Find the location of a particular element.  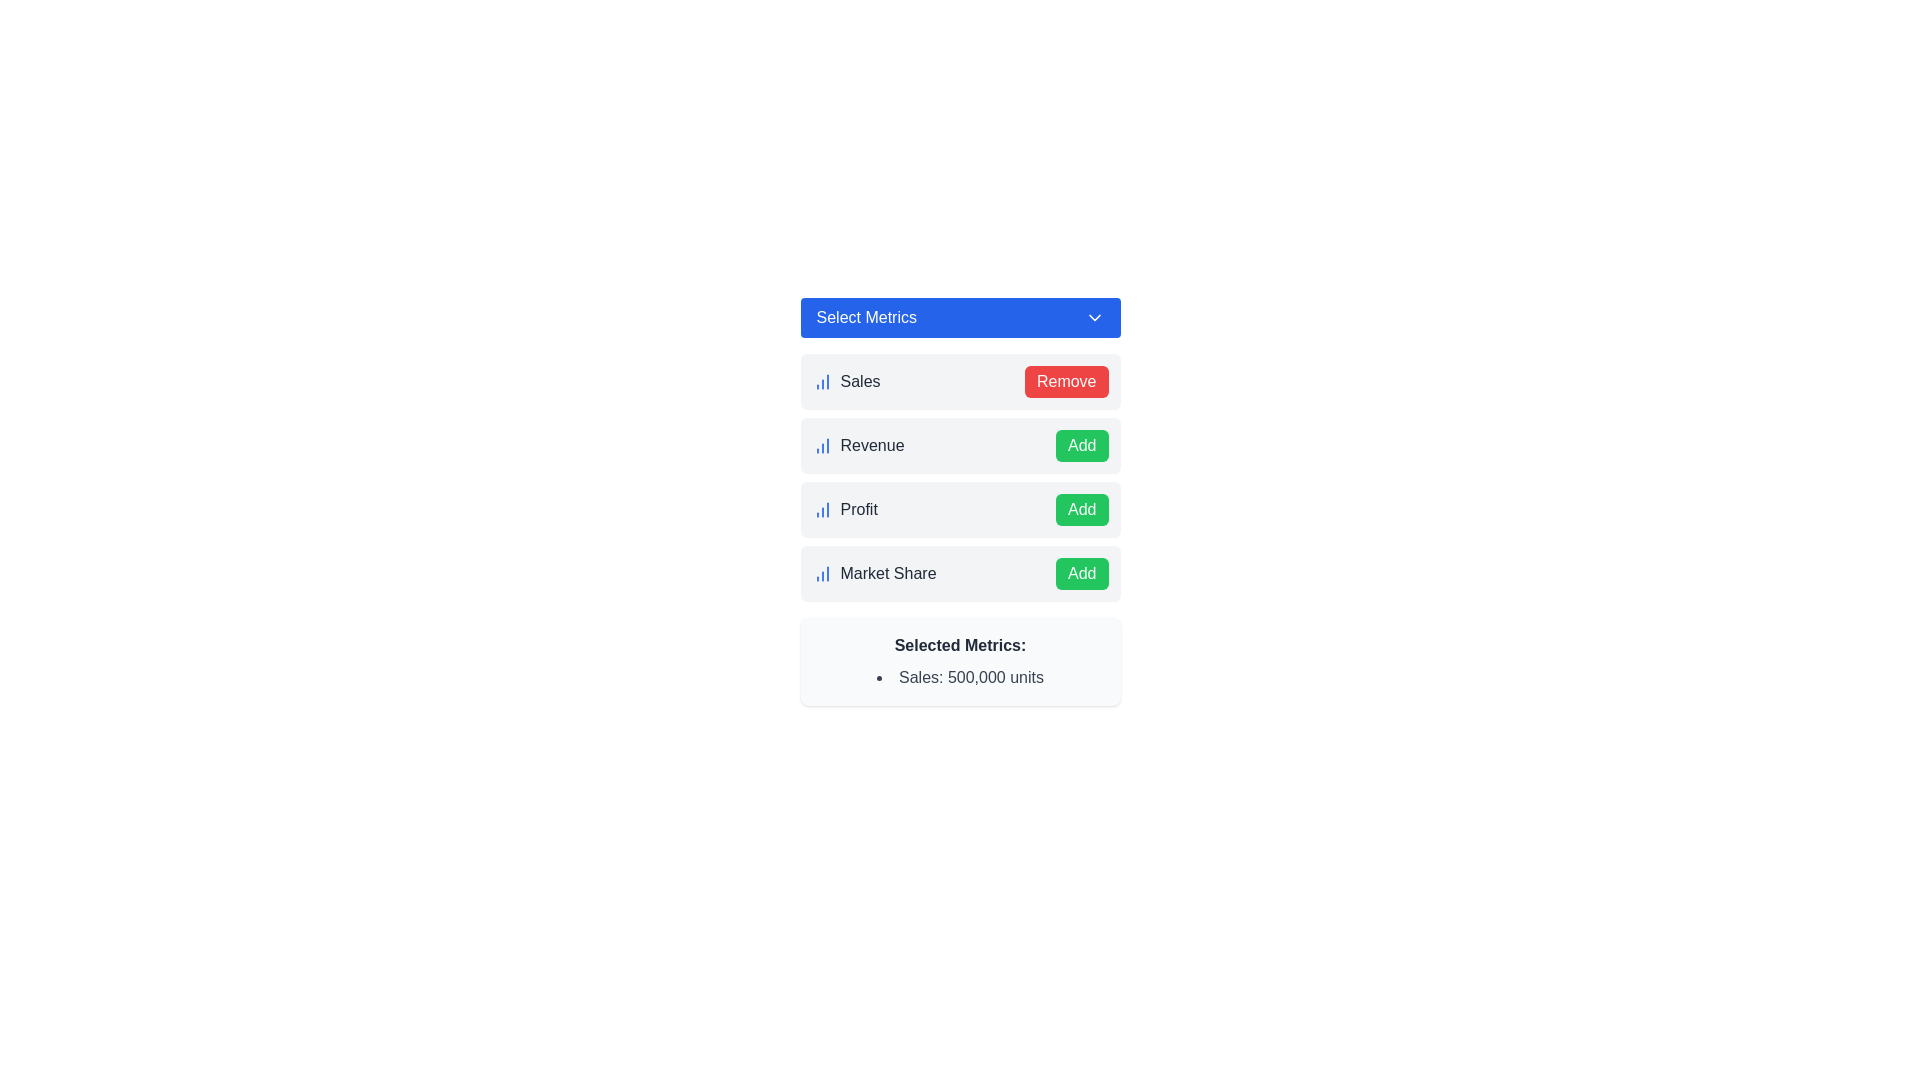

the action button that enables users to add the associated metric 'Profit' is located at coordinates (1081, 508).